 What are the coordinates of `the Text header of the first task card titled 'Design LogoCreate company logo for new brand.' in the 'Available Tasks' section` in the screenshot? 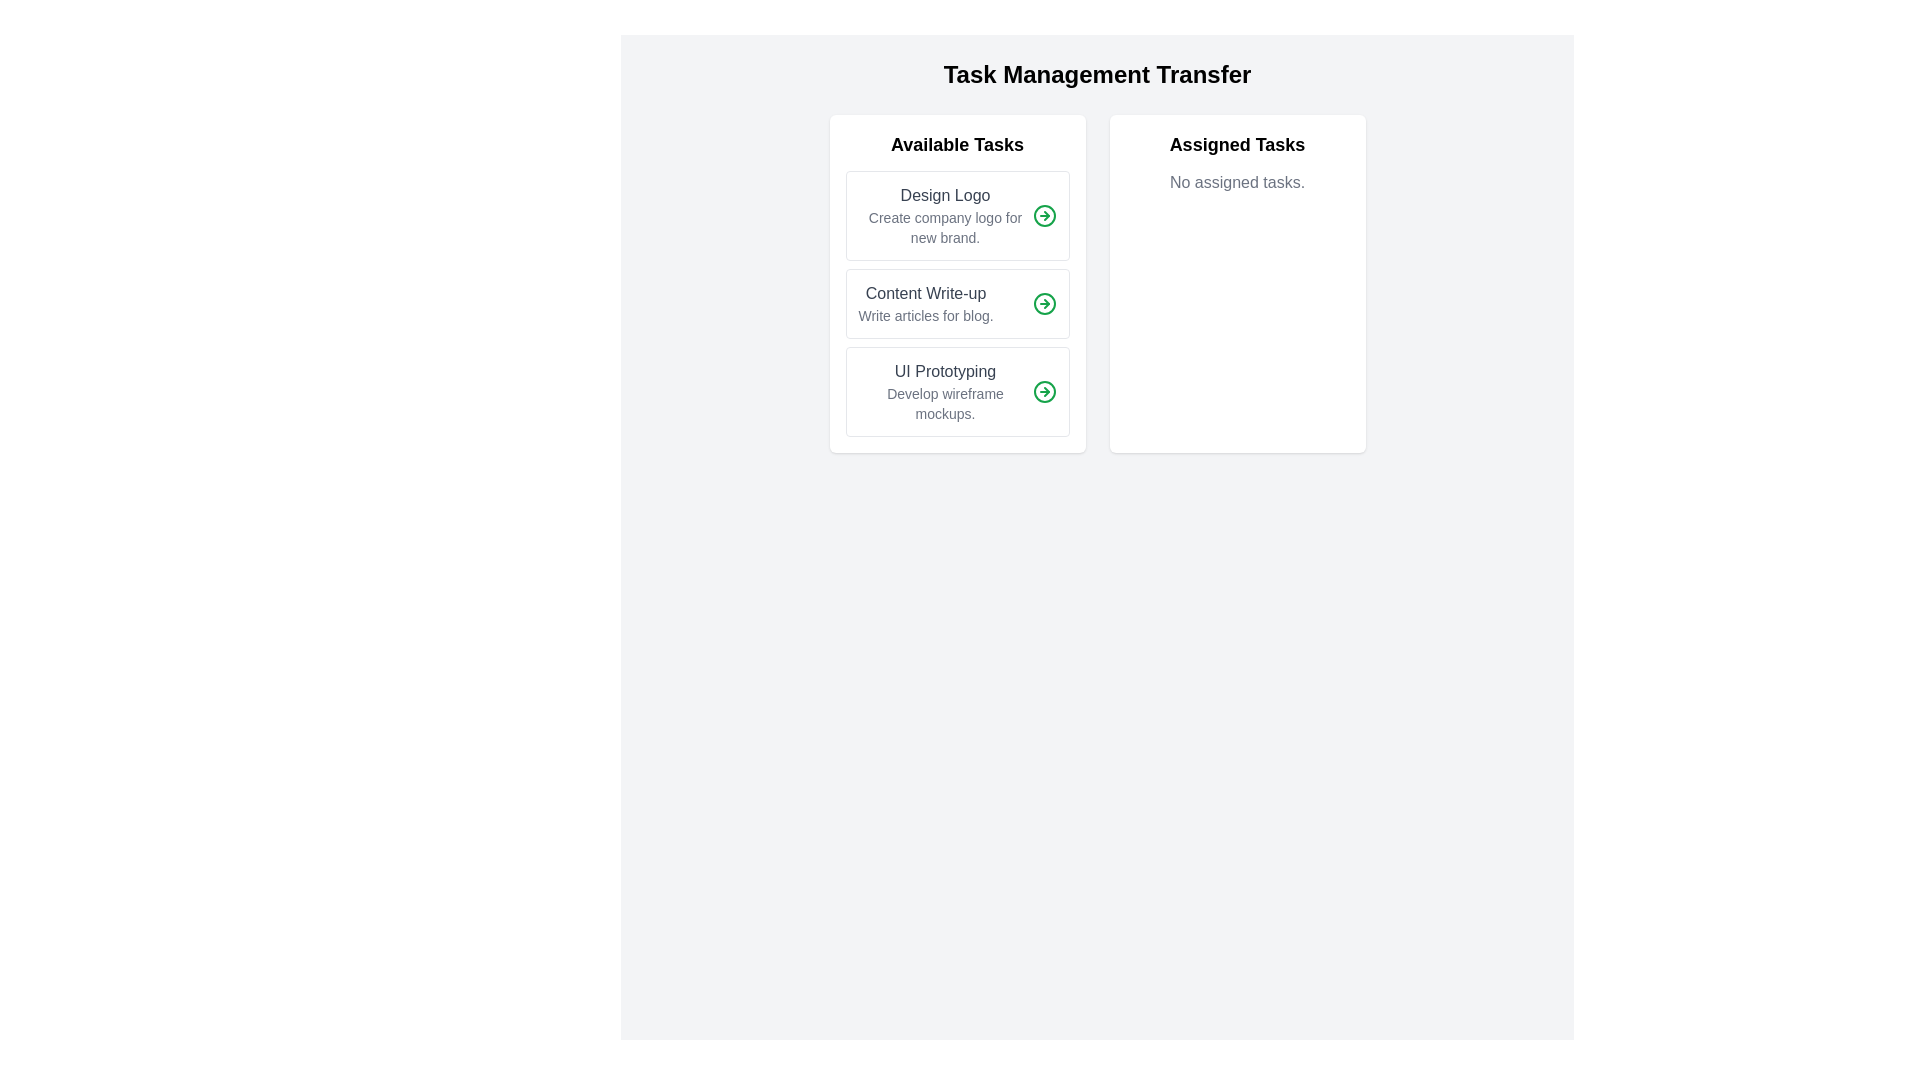 It's located at (944, 196).